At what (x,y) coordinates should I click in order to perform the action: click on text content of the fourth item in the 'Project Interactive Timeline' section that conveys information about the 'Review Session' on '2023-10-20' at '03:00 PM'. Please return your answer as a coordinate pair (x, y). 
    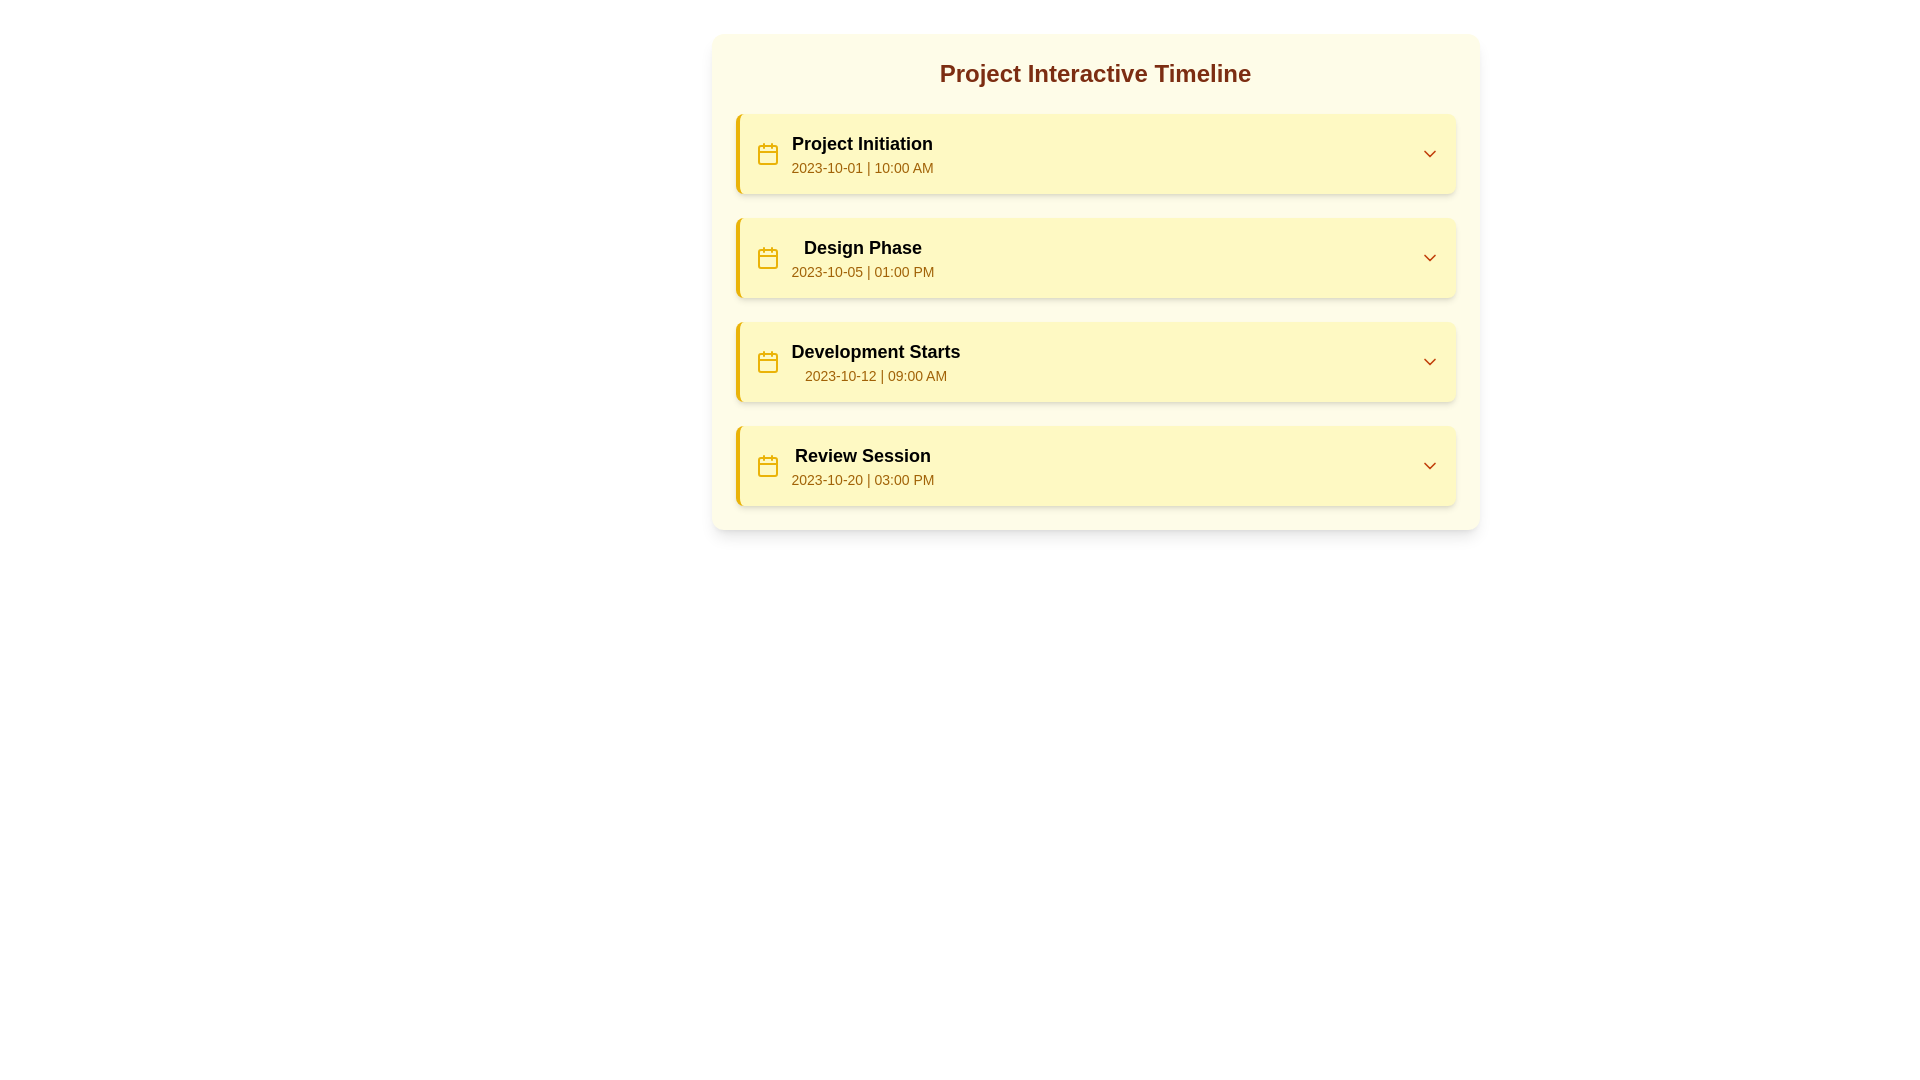
    Looking at the image, I should click on (844, 466).